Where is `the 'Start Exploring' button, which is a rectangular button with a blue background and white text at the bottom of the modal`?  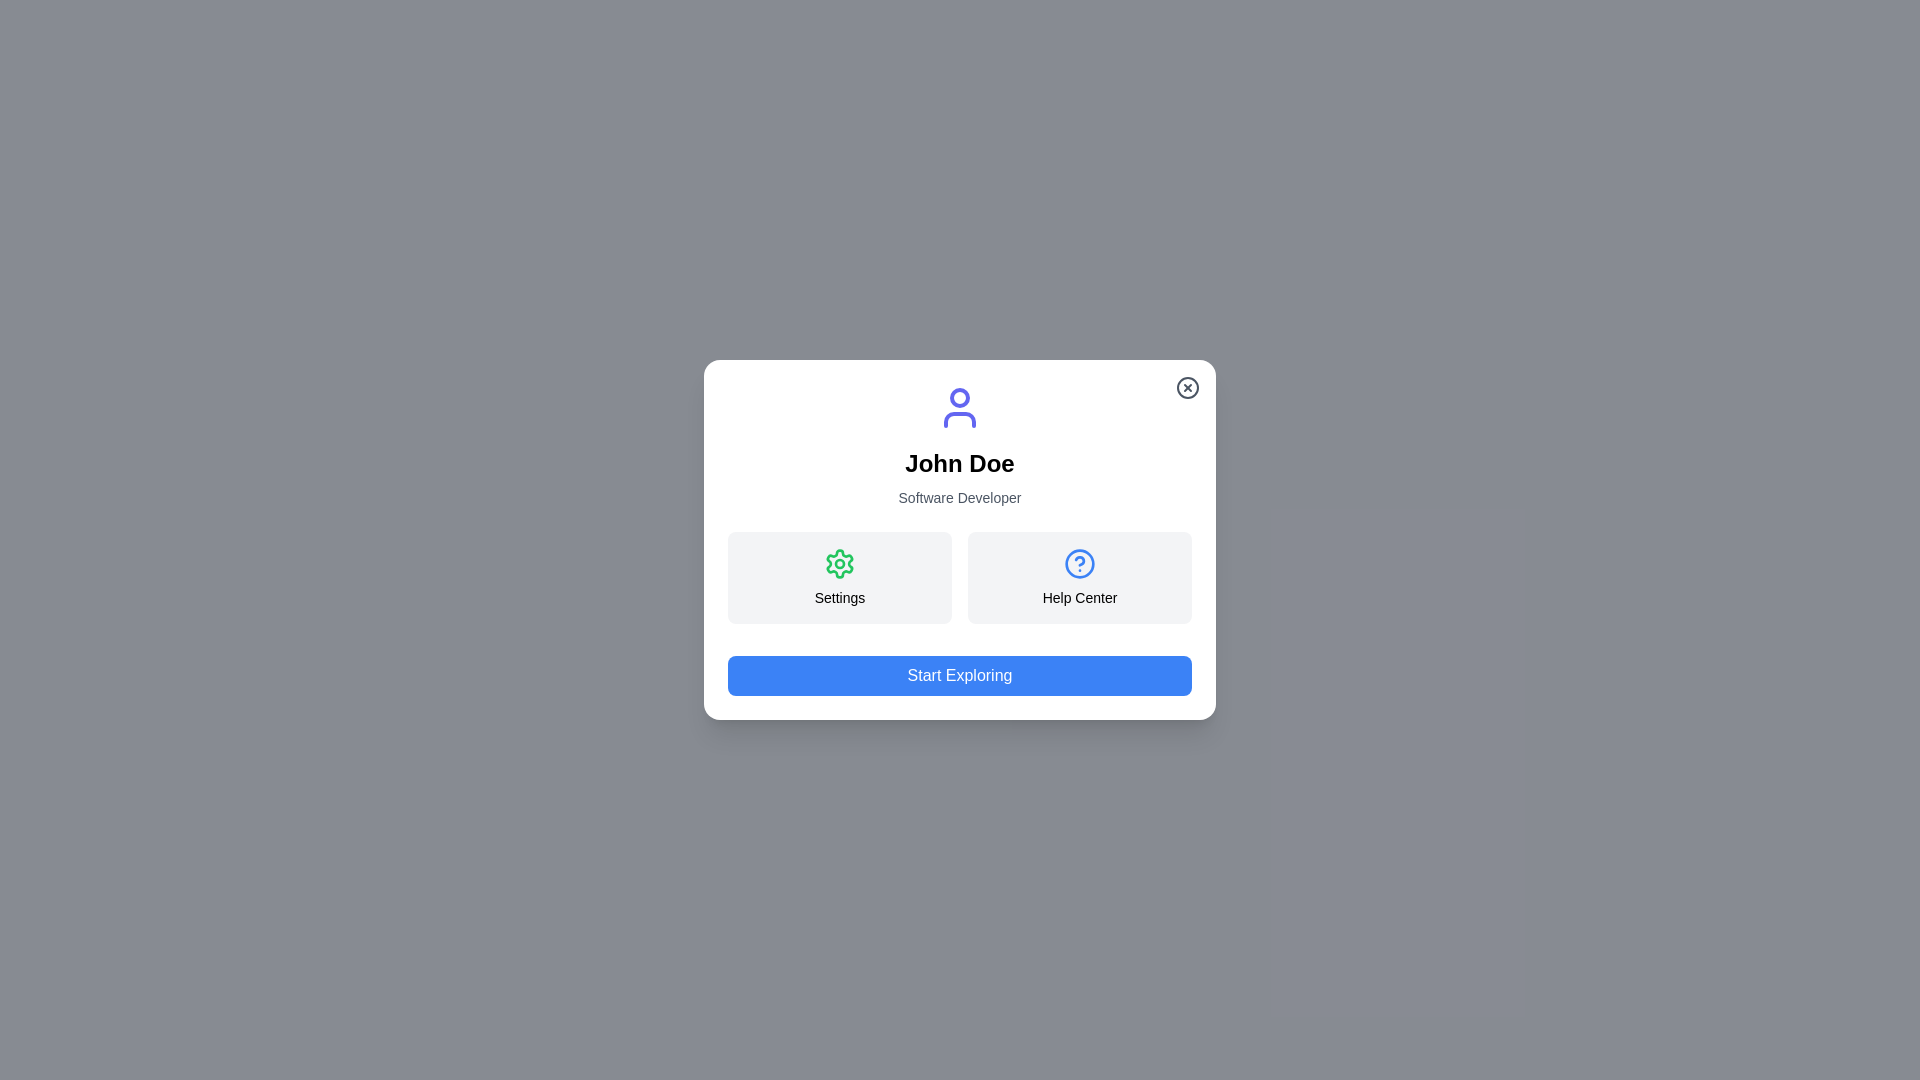 the 'Start Exploring' button, which is a rectangular button with a blue background and white text at the bottom of the modal is located at coordinates (960, 675).